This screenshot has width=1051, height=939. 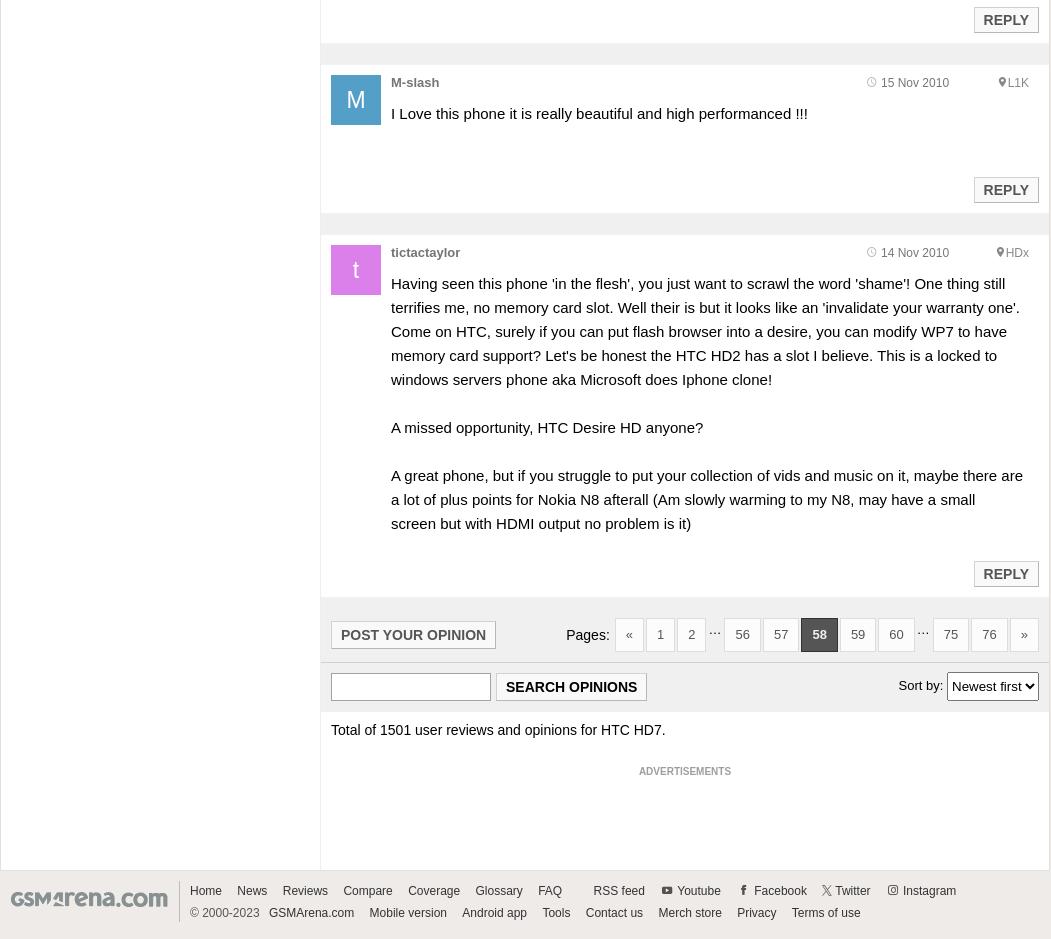 What do you see at coordinates (825, 911) in the screenshot?
I see `'Terms of use'` at bounding box center [825, 911].